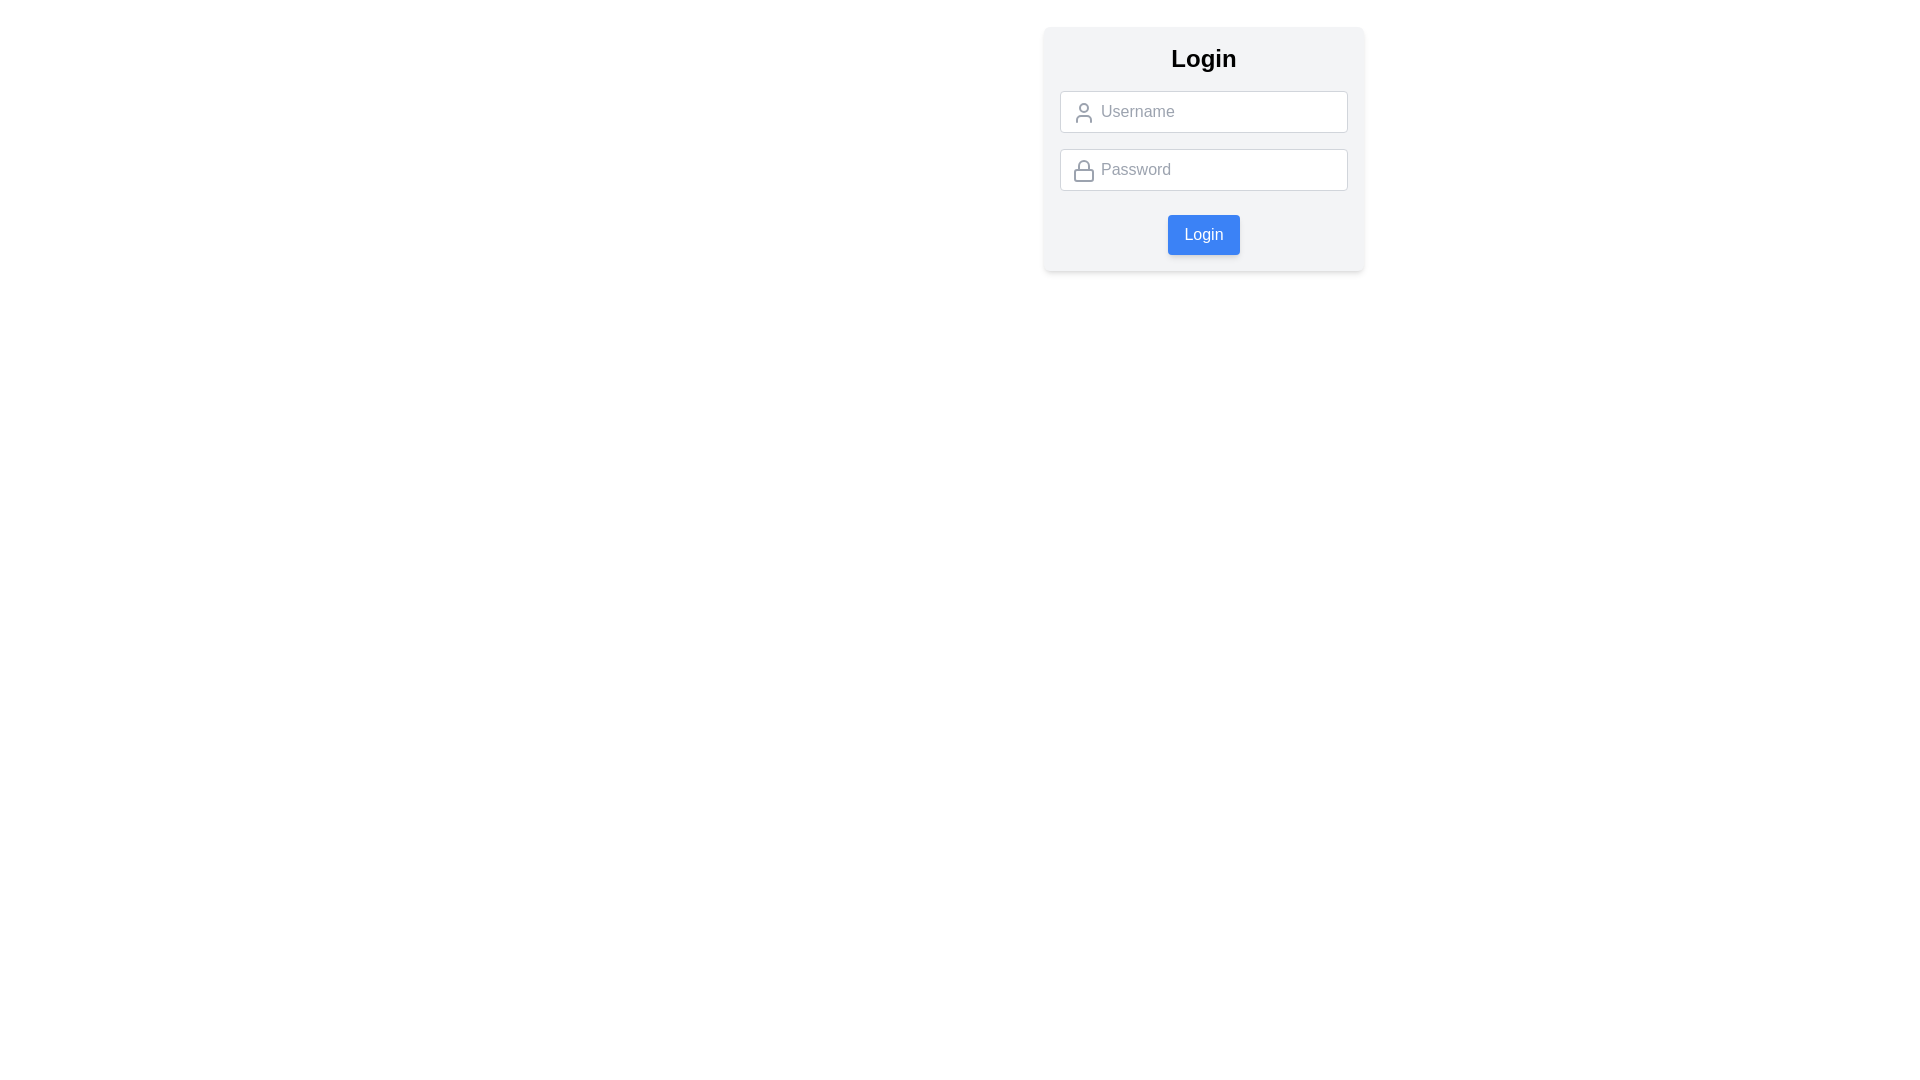 This screenshot has height=1080, width=1920. Describe the element at coordinates (1083, 169) in the screenshot. I see `the padlock icon located to the left inside the password input field, which is styled in gray and has a thin outlined design, adjacent to the 'Password' placeholder text` at that location.